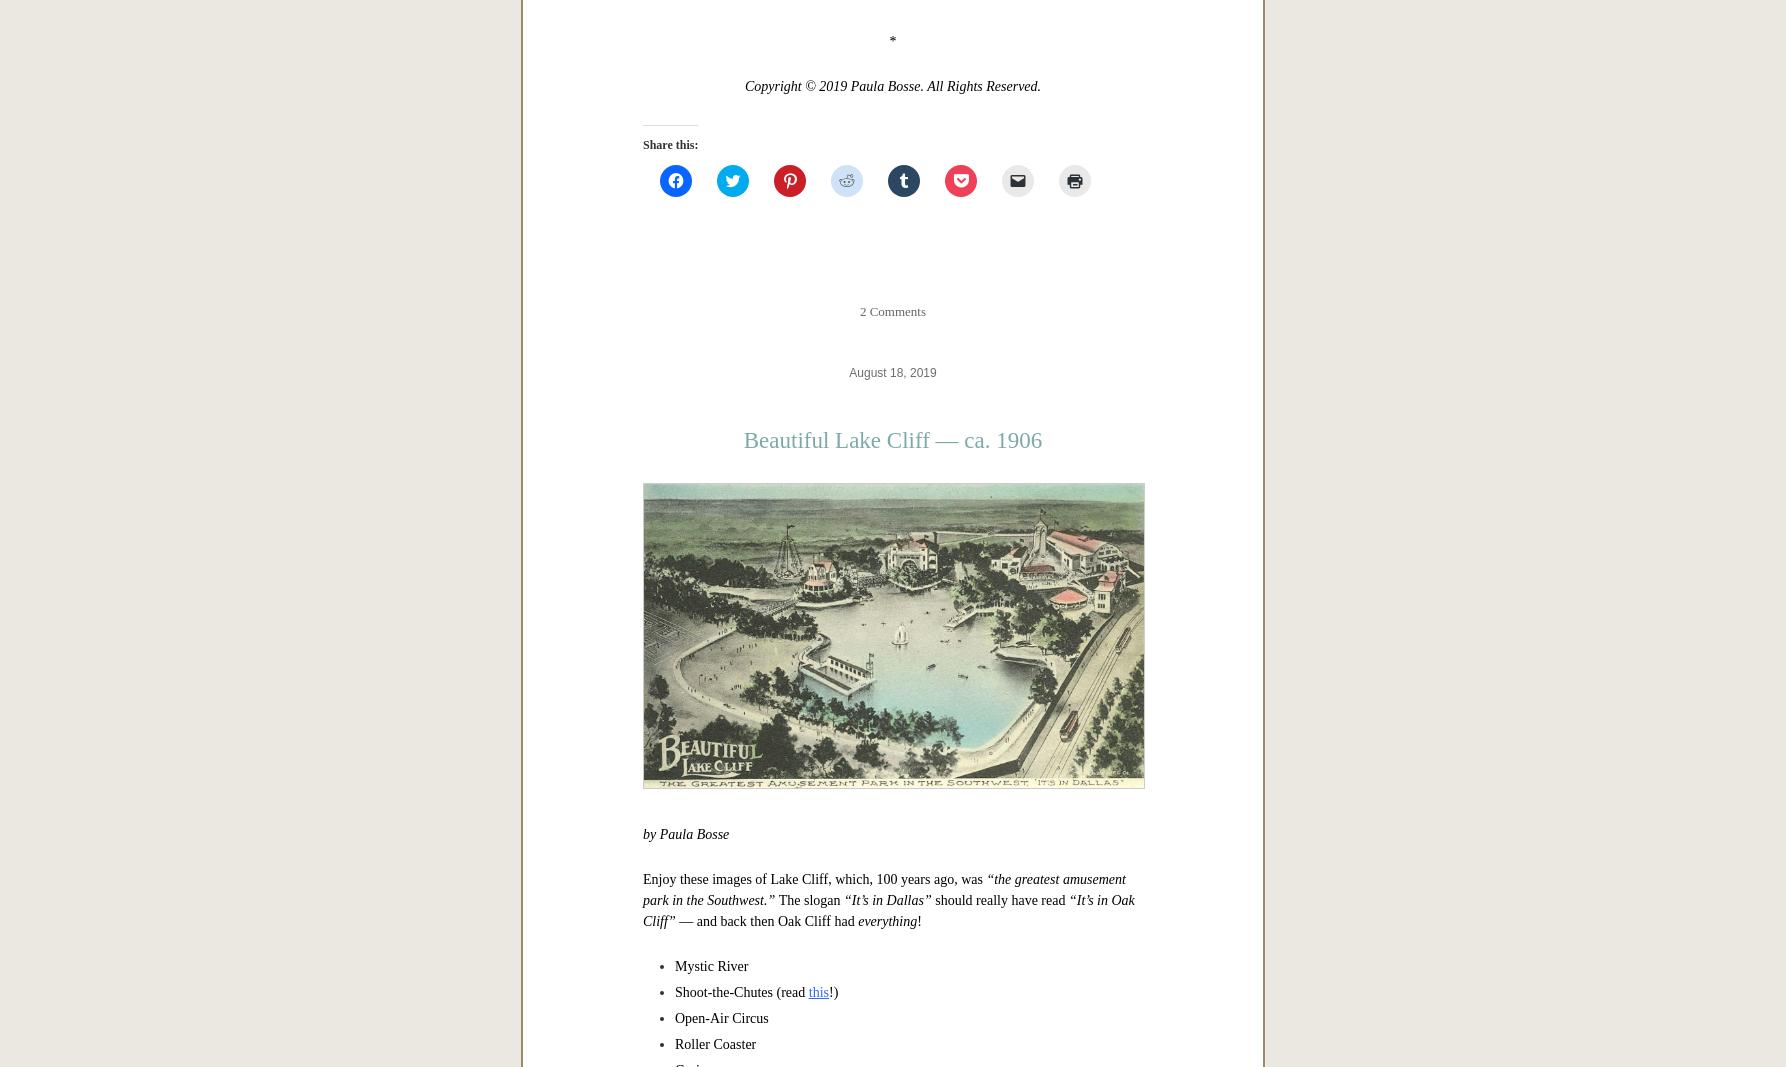 The width and height of the screenshot is (1786, 1067). What do you see at coordinates (891, 310) in the screenshot?
I see `'2 Comments'` at bounding box center [891, 310].